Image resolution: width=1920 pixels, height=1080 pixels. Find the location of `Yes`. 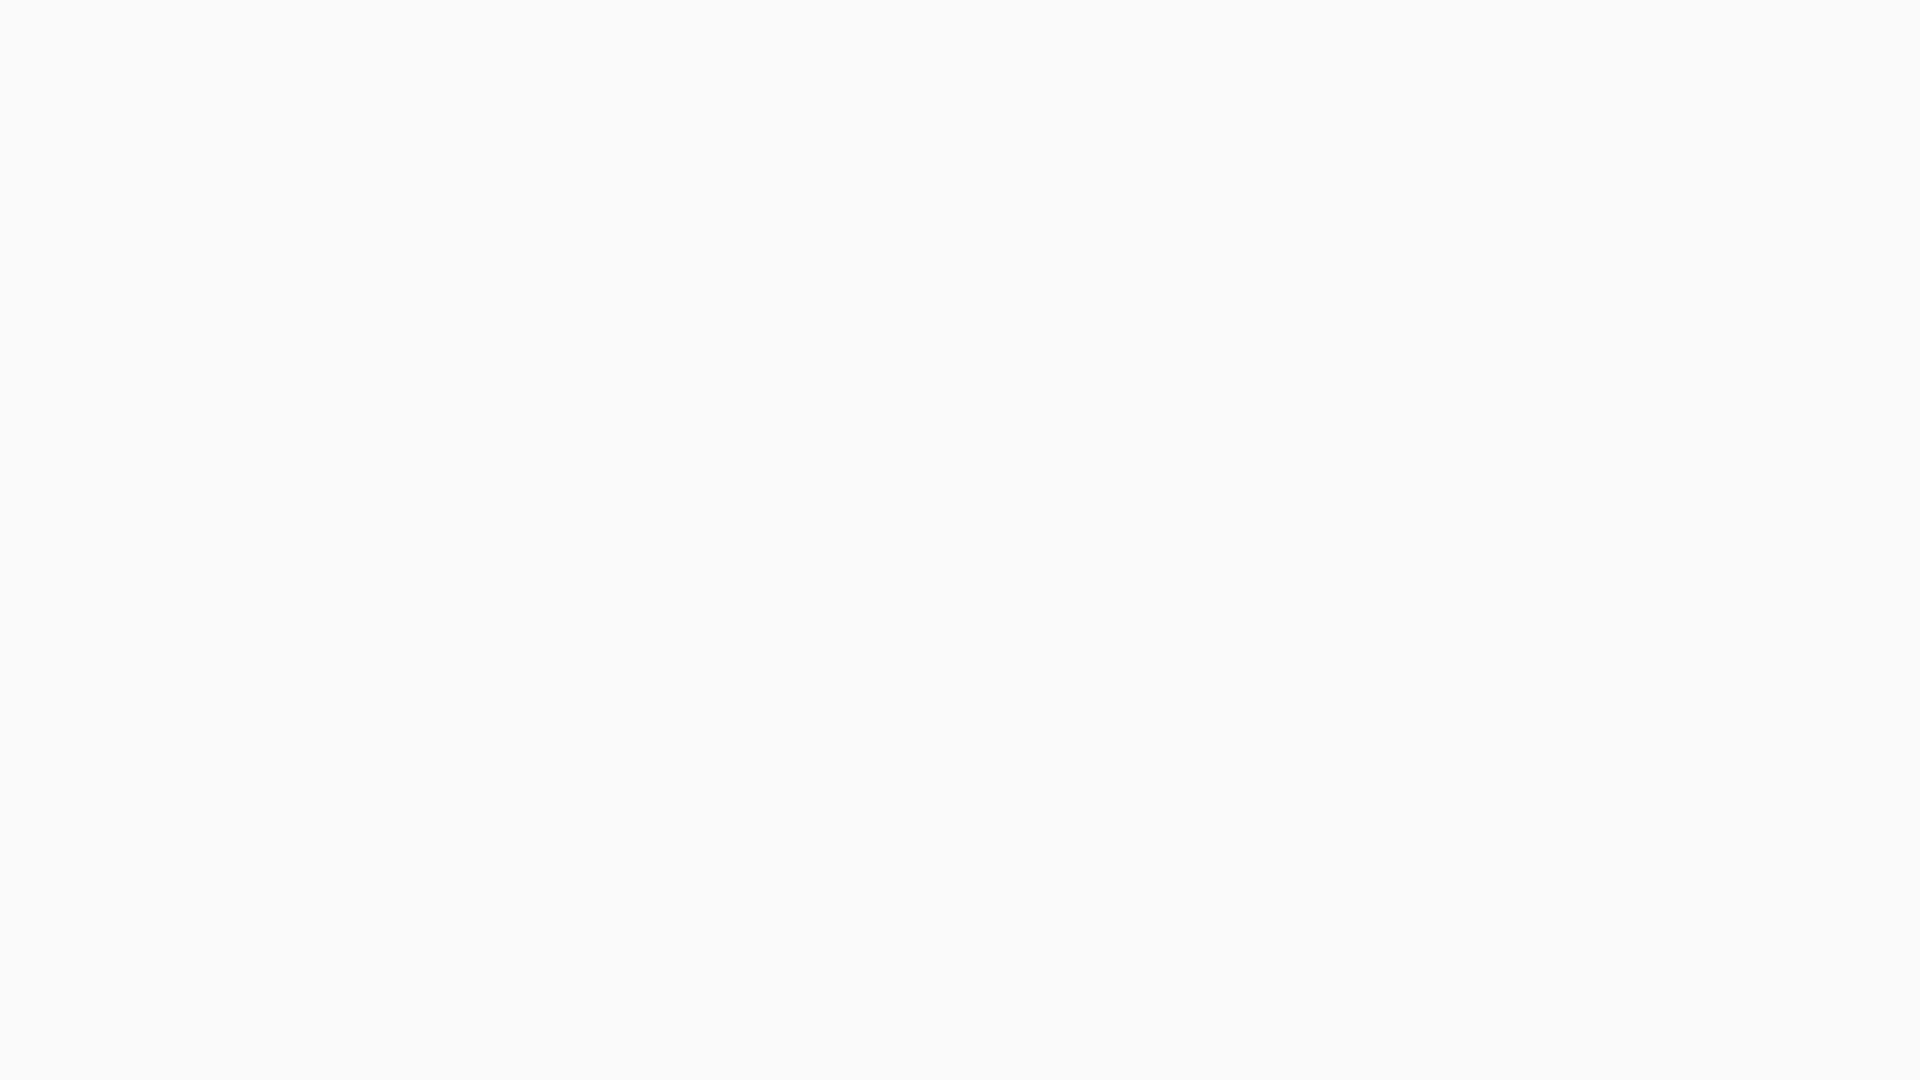

Yes is located at coordinates (1617, 982).